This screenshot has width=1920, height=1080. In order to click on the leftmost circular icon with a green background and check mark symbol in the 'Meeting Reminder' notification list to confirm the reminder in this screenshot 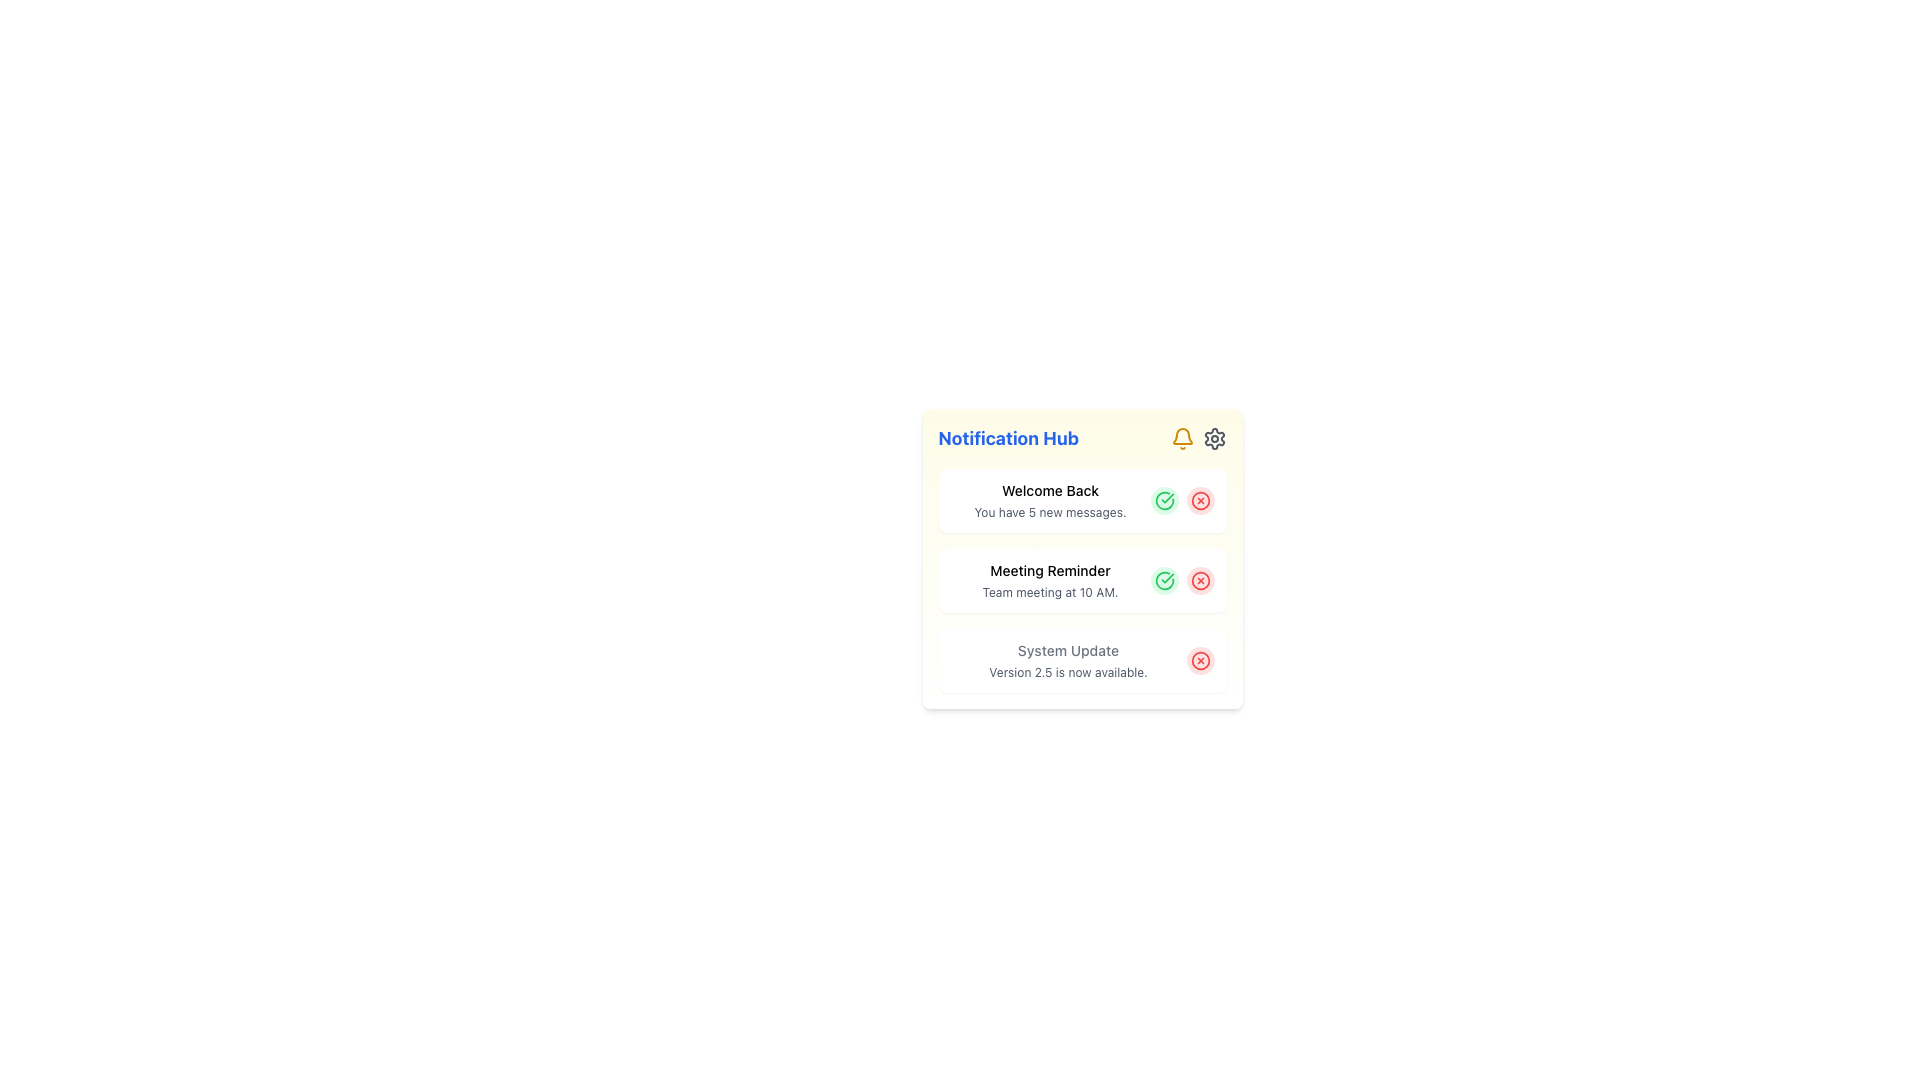, I will do `click(1164, 581)`.